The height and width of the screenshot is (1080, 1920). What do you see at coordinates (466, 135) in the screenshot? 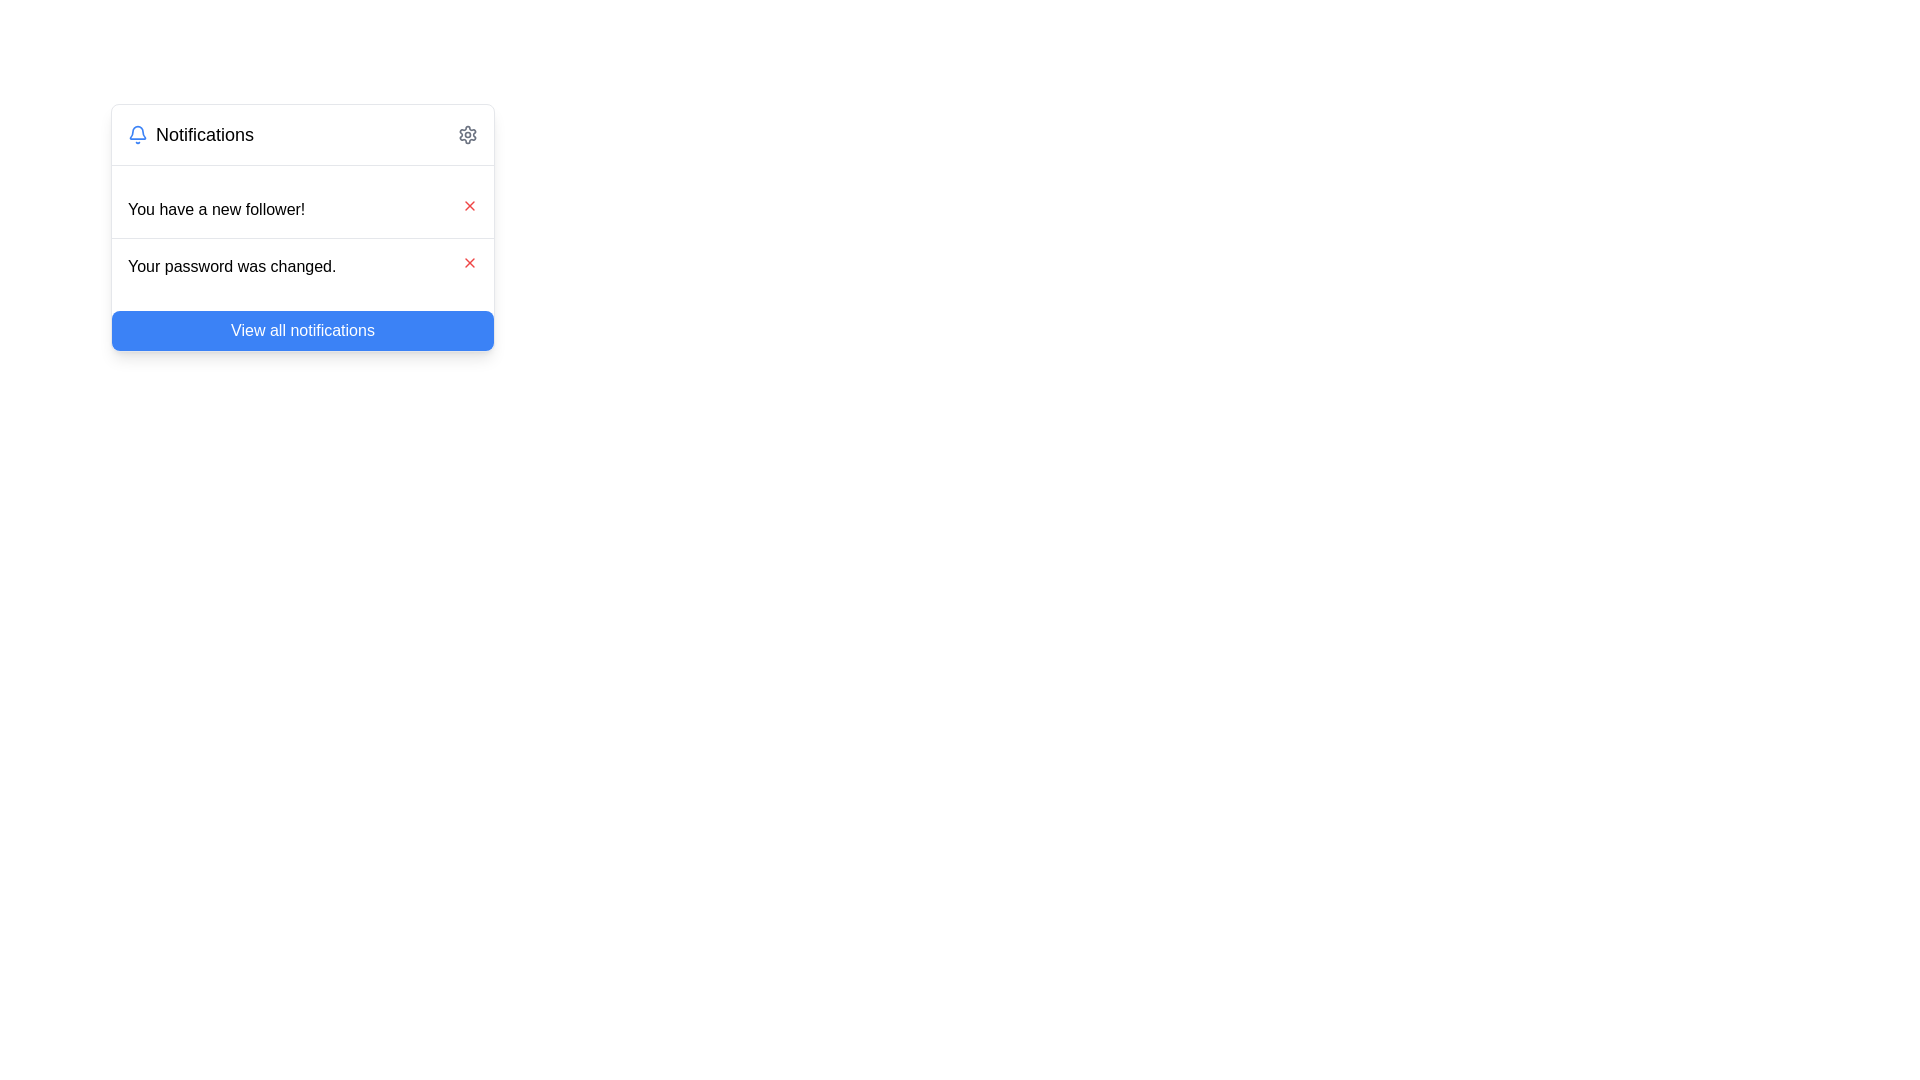
I see `the gear-shaped icon representing the settings option located on the far right of the notification header bar` at bounding box center [466, 135].